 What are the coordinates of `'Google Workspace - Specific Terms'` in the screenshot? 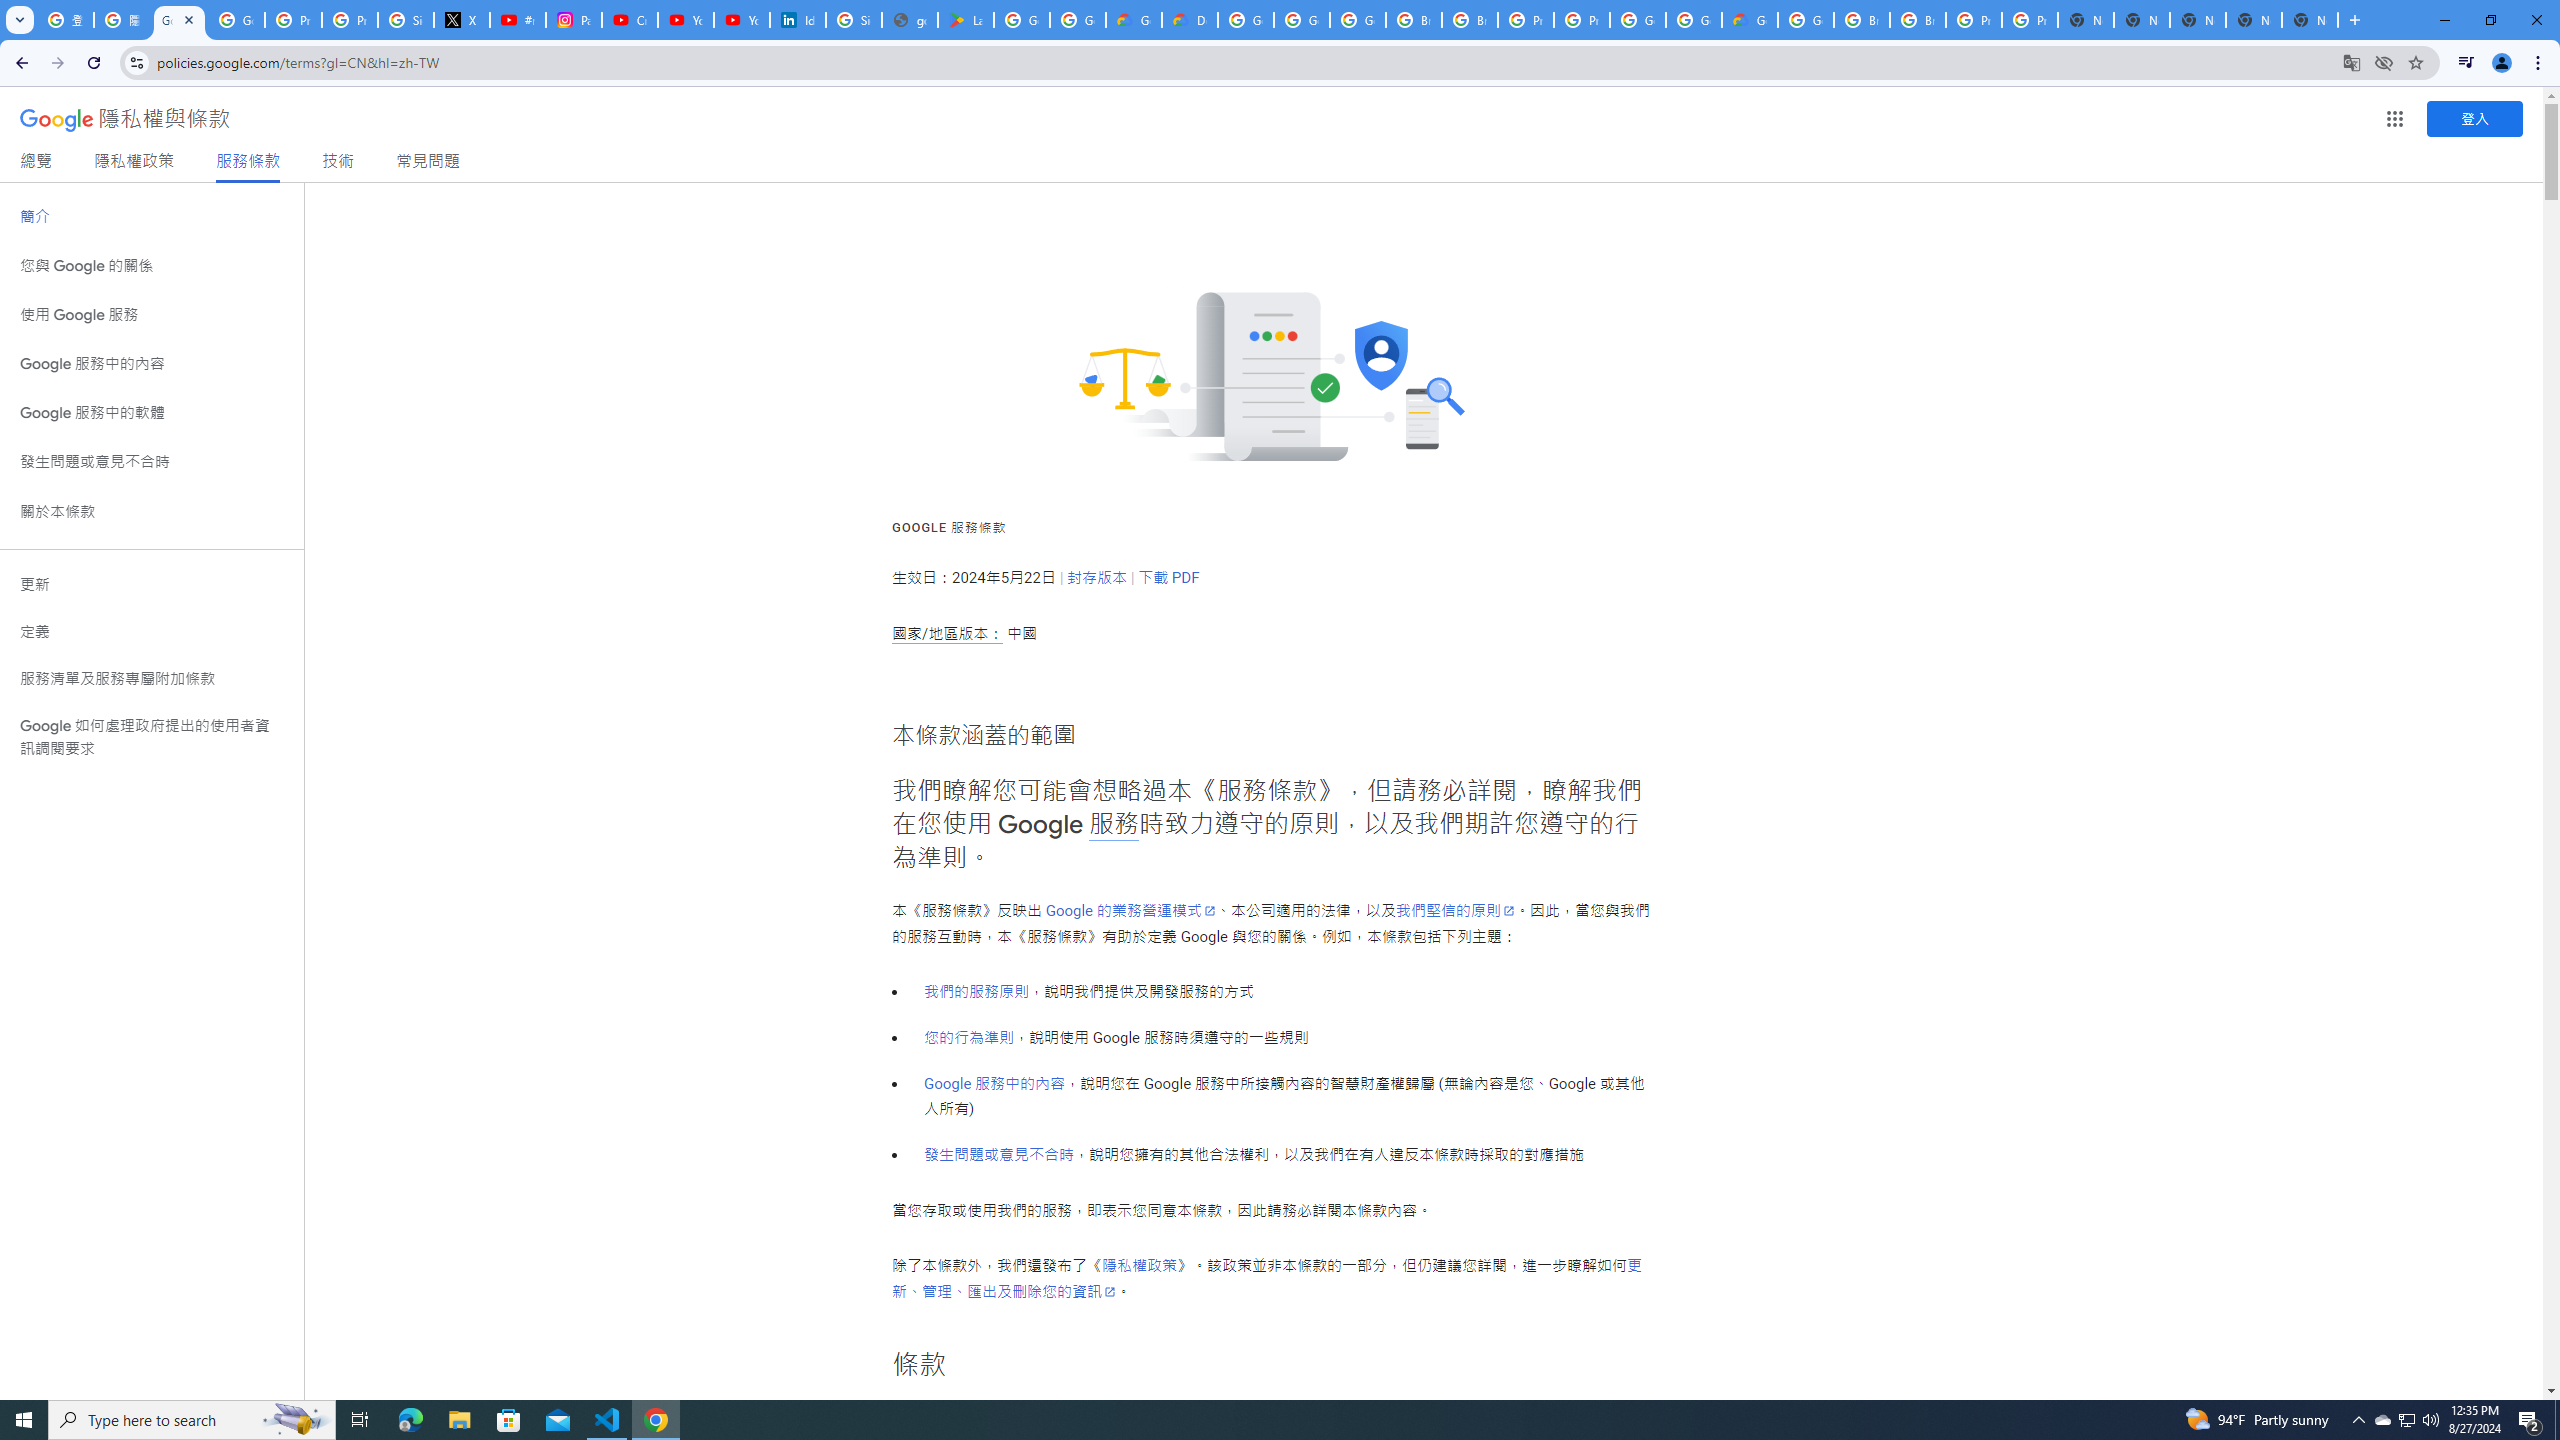 It's located at (1079, 19).